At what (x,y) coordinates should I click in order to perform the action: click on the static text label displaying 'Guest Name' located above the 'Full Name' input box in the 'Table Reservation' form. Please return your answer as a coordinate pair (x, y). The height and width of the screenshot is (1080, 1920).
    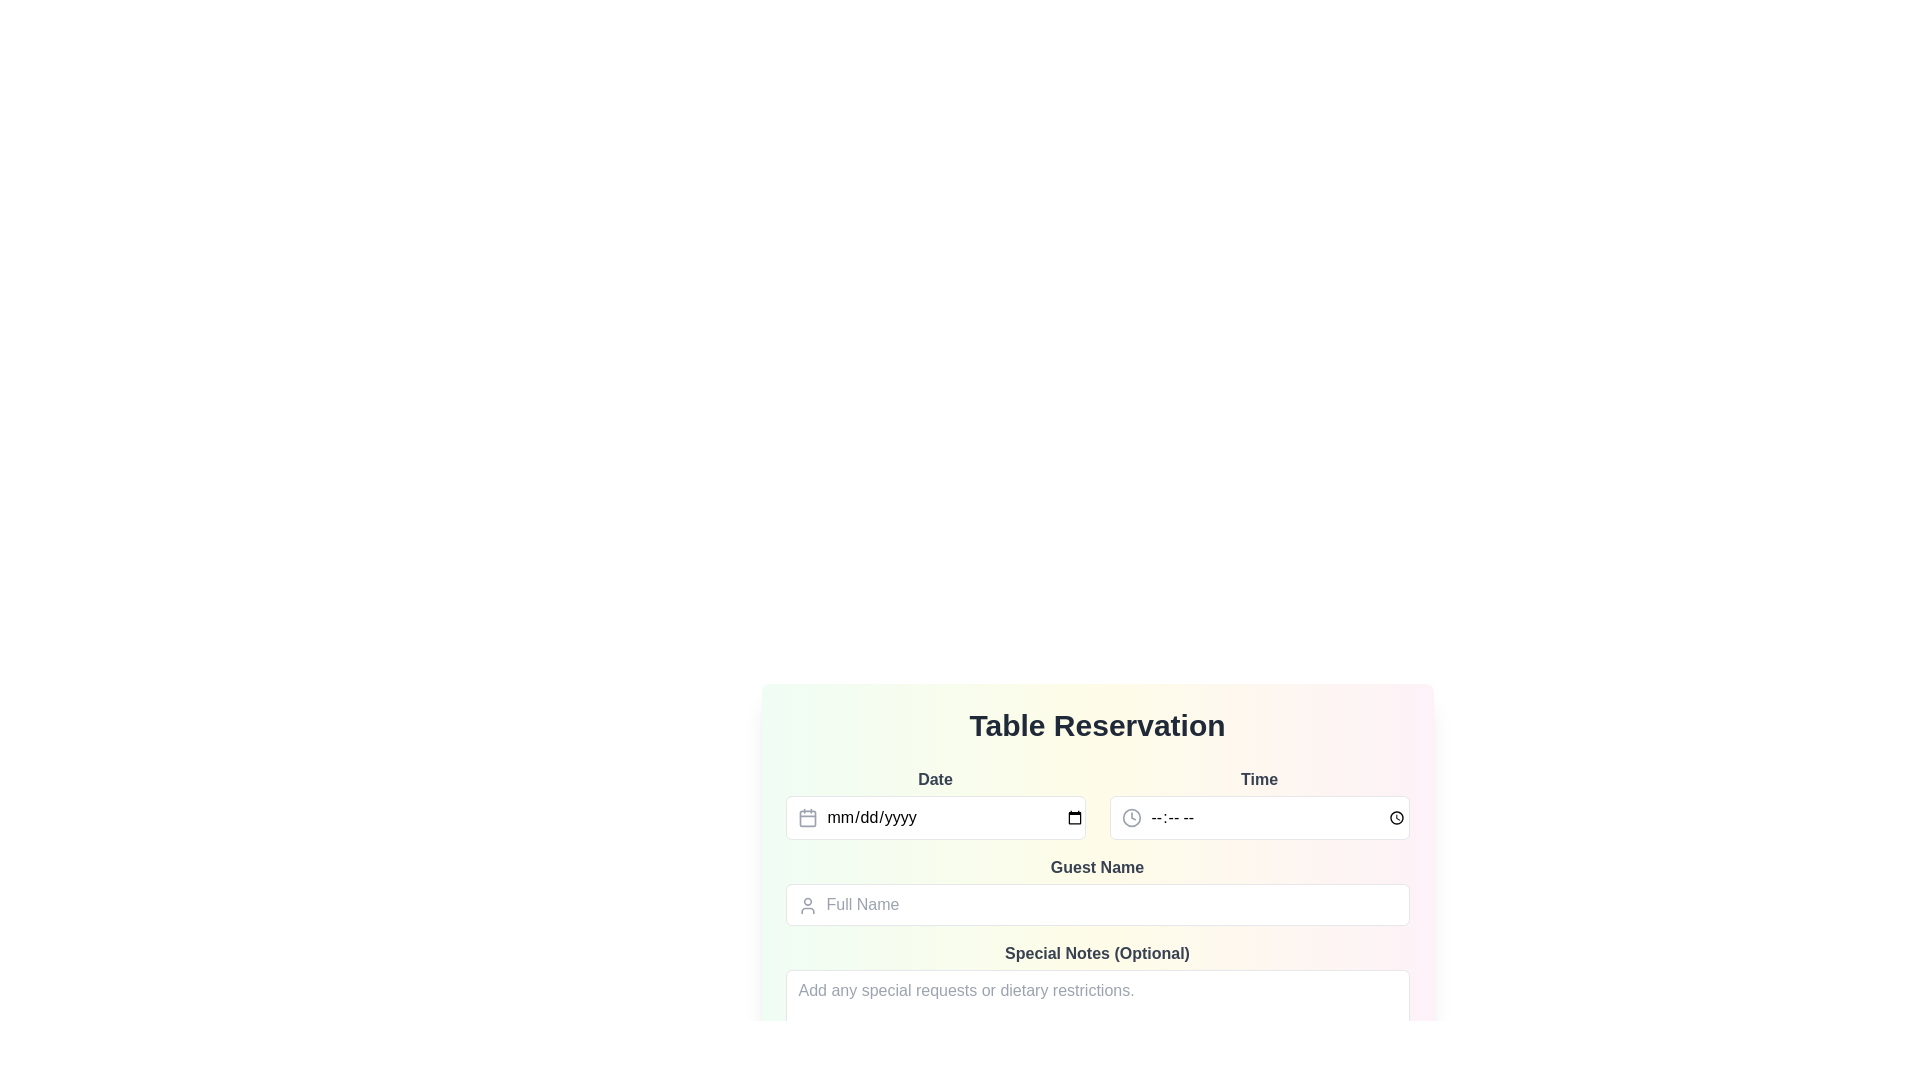
    Looking at the image, I should click on (1096, 866).